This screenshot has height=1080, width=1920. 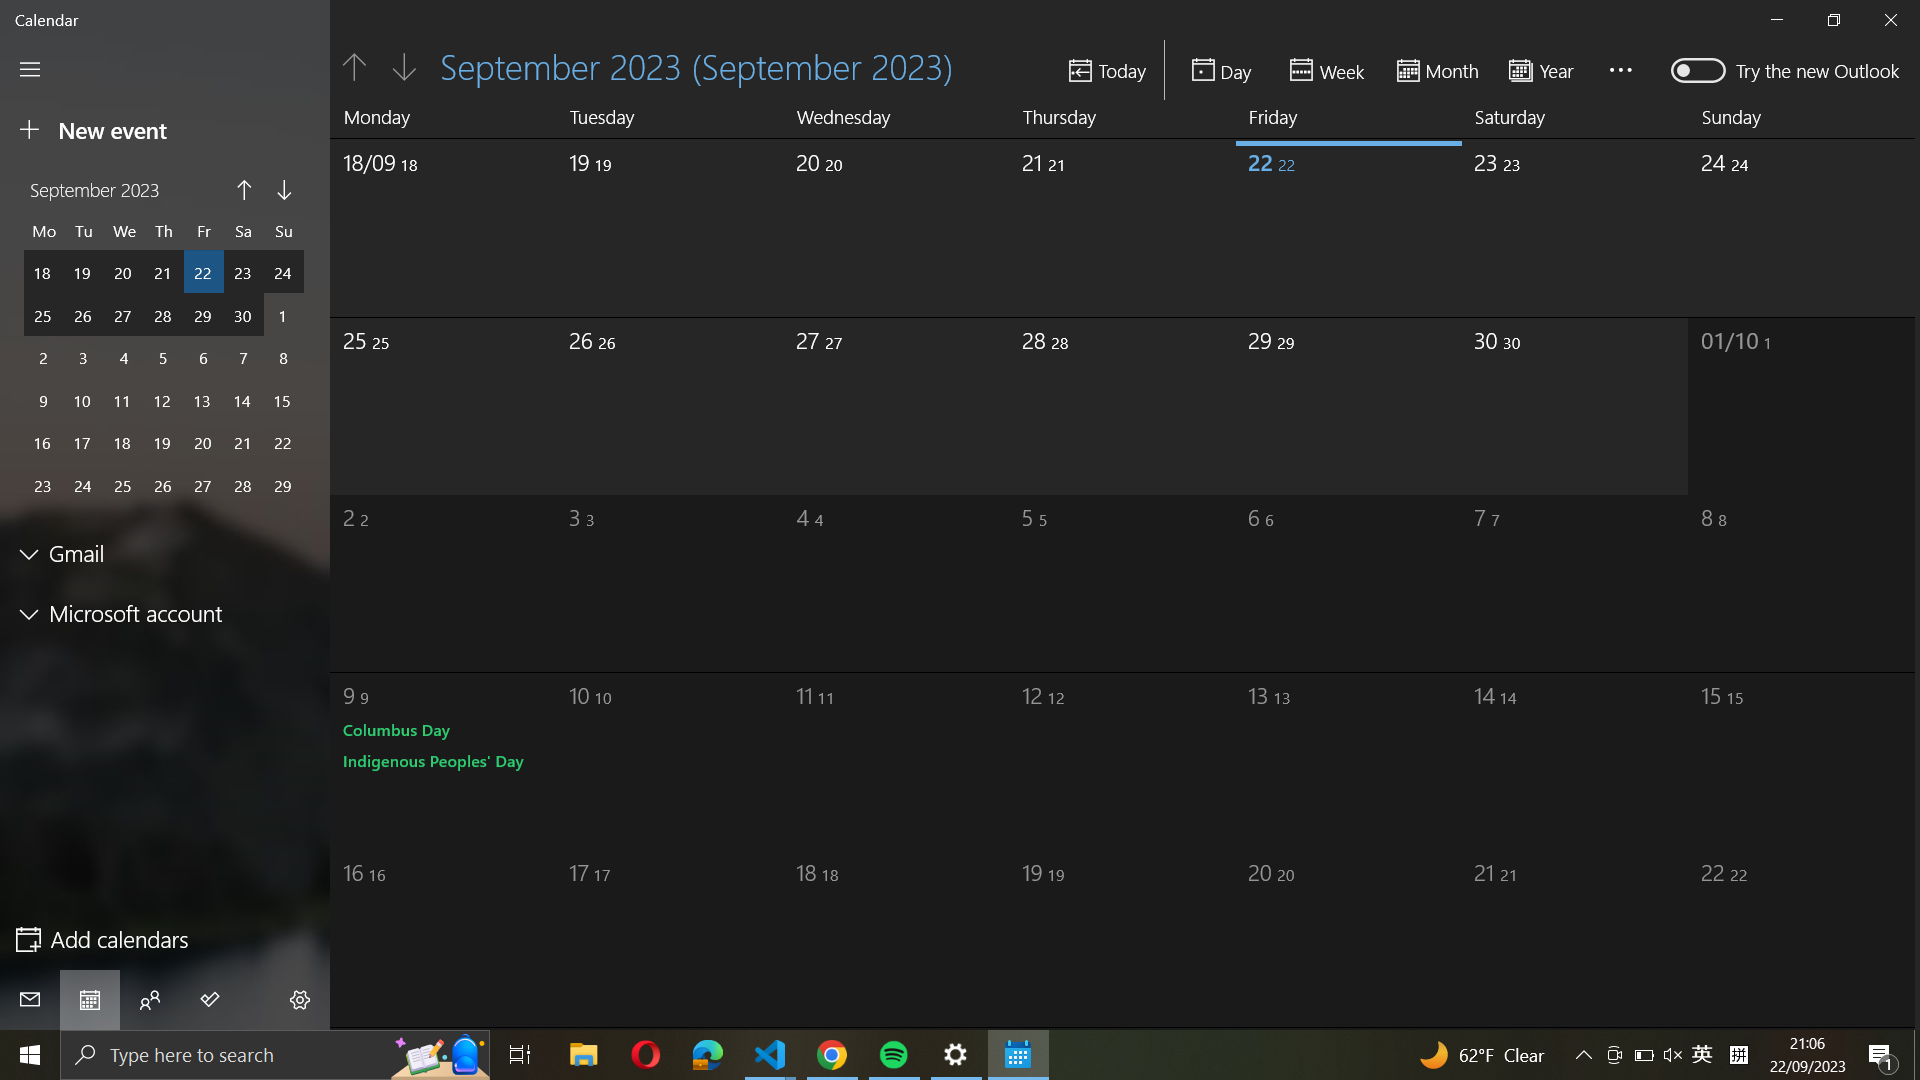 What do you see at coordinates (1320, 753) in the screenshot?
I see `the date 13th October` at bounding box center [1320, 753].